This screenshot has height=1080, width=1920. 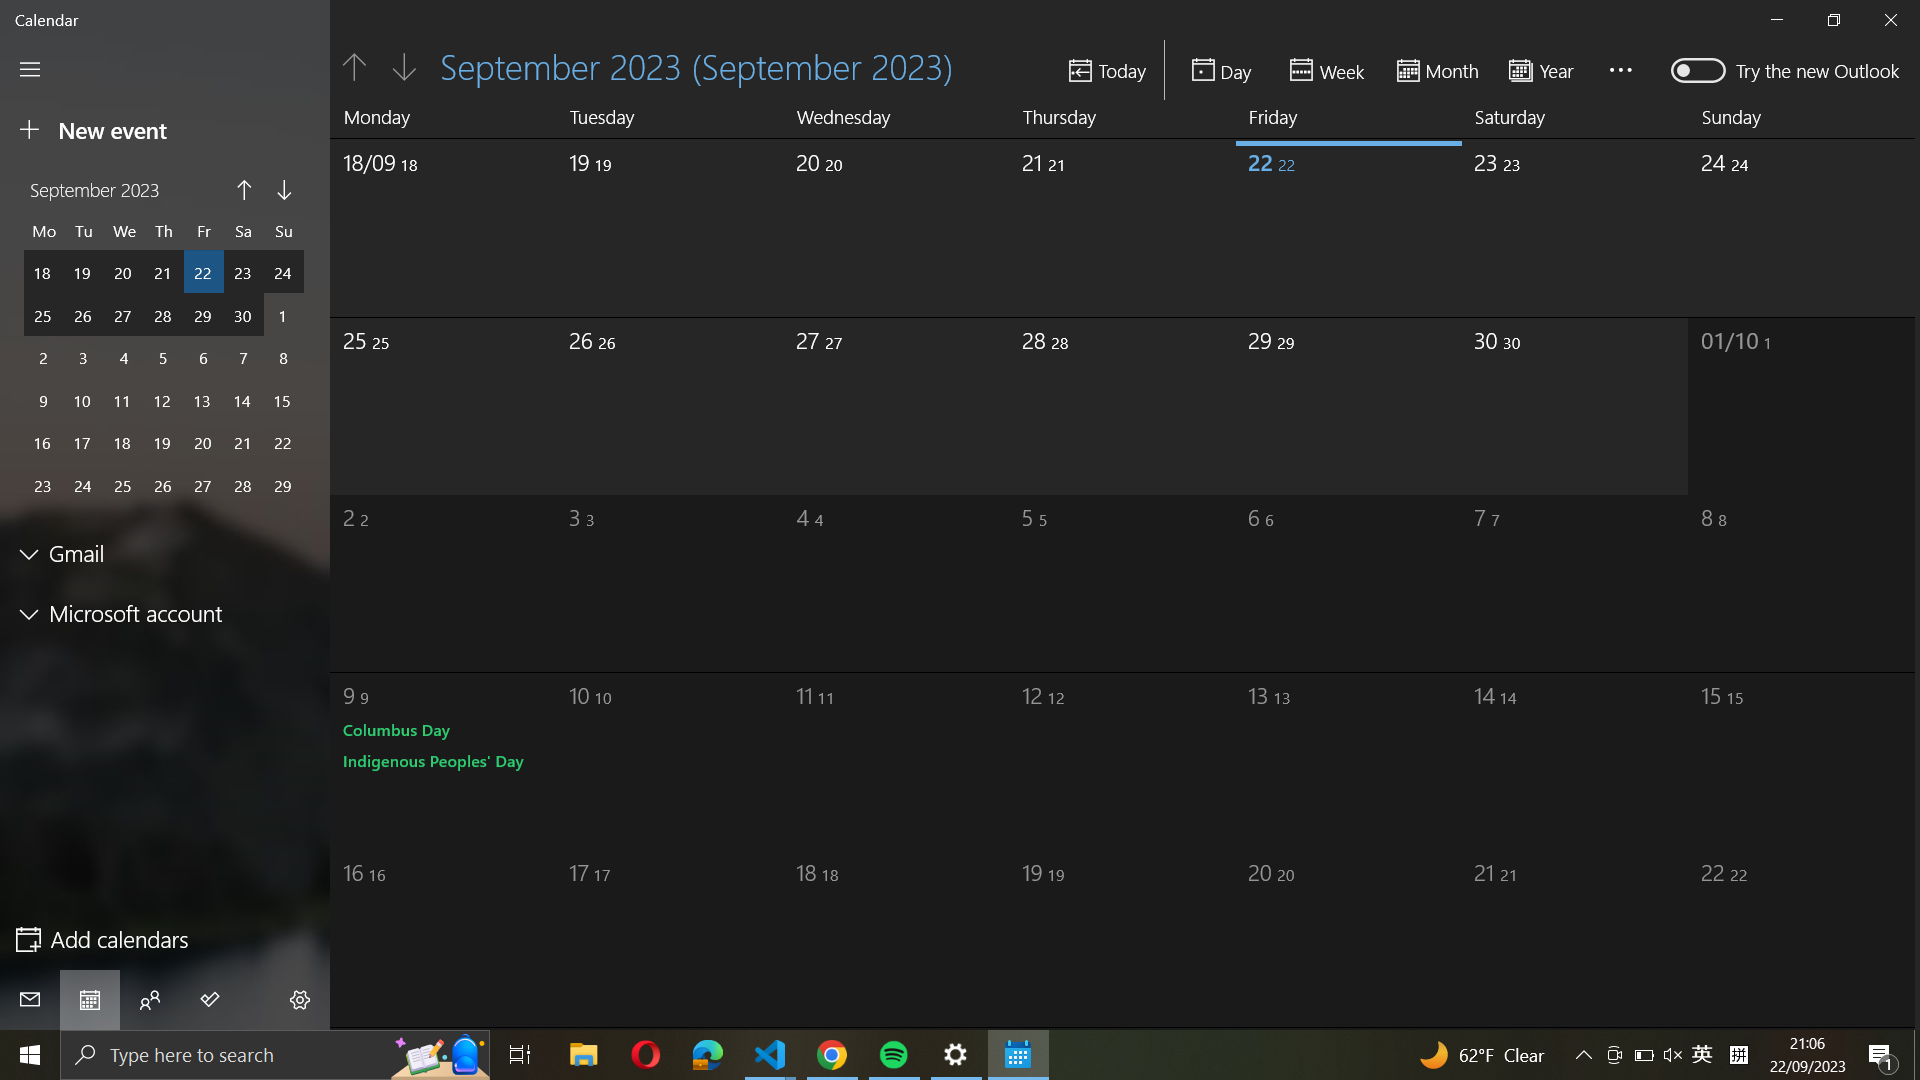 What do you see at coordinates (1320, 753) in the screenshot?
I see `the date 13th October` at bounding box center [1320, 753].